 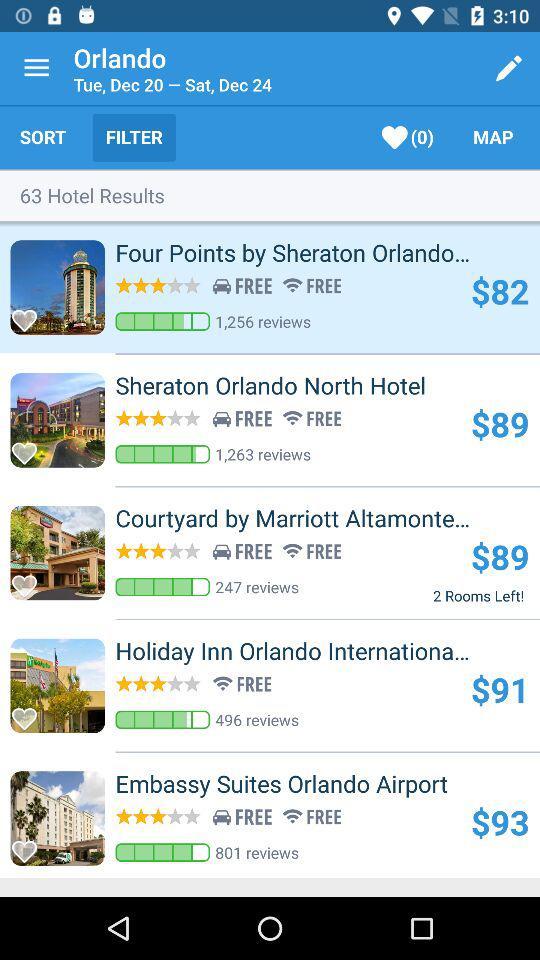 I want to click on like an option, so click(x=29, y=315).